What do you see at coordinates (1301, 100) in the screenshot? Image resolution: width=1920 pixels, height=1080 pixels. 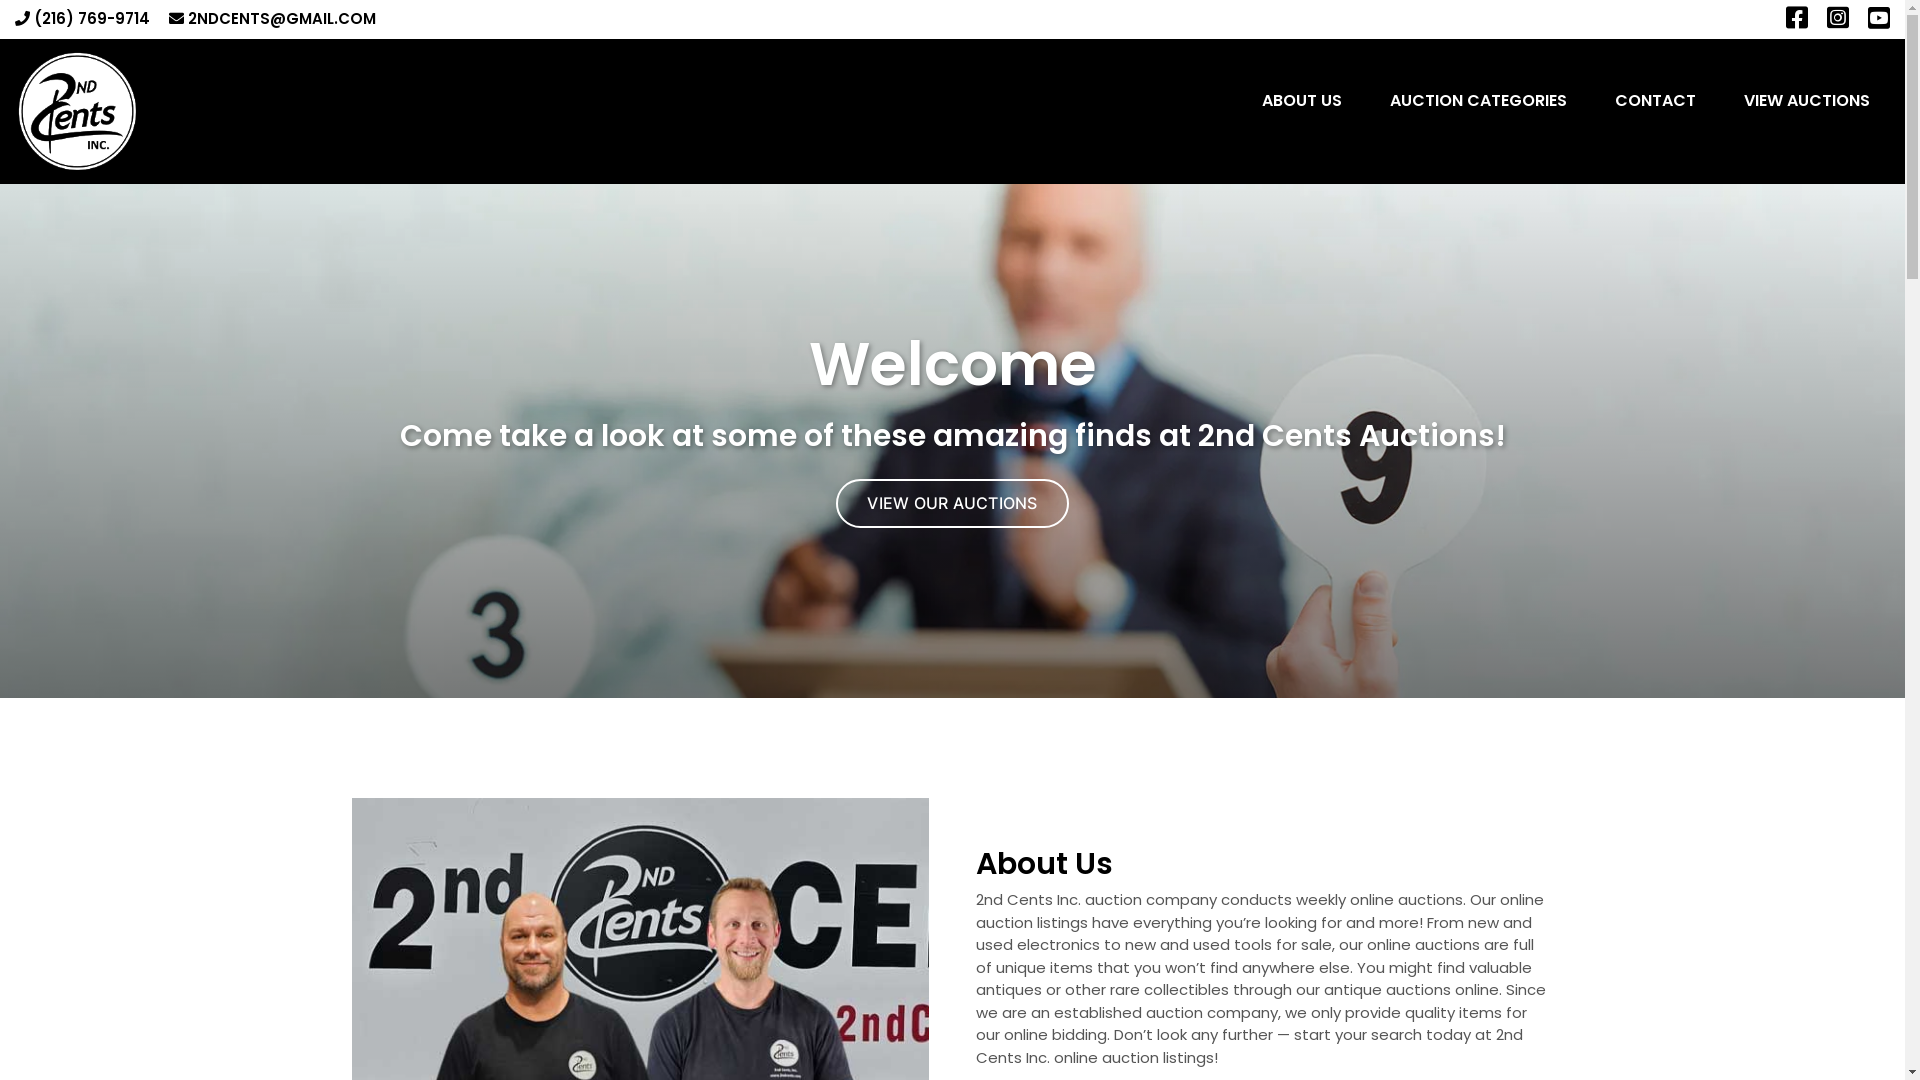 I see `'ABOUT US'` at bounding box center [1301, 100].